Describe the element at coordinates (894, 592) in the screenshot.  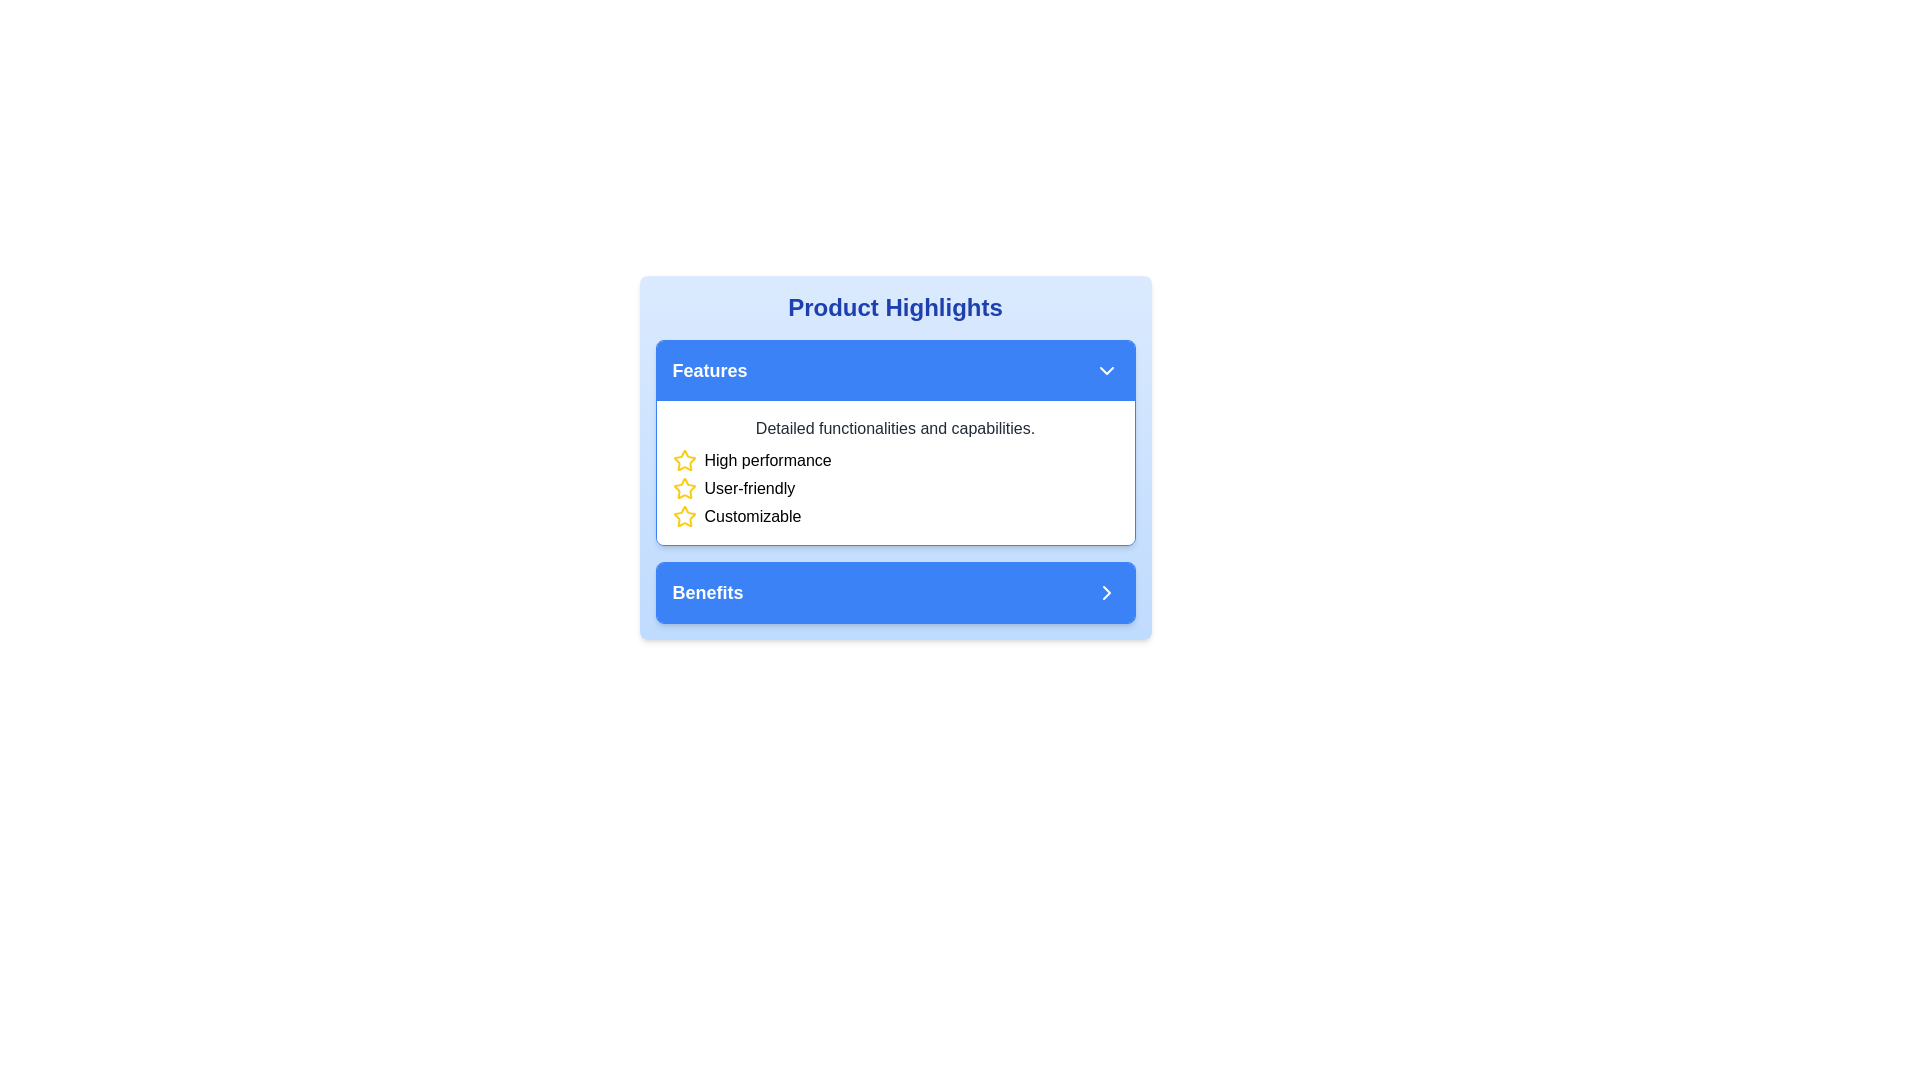
I see `the 'Benefits' button or clickable header located below the 'Features' section within the 'Product Highlights' panel` at that location.